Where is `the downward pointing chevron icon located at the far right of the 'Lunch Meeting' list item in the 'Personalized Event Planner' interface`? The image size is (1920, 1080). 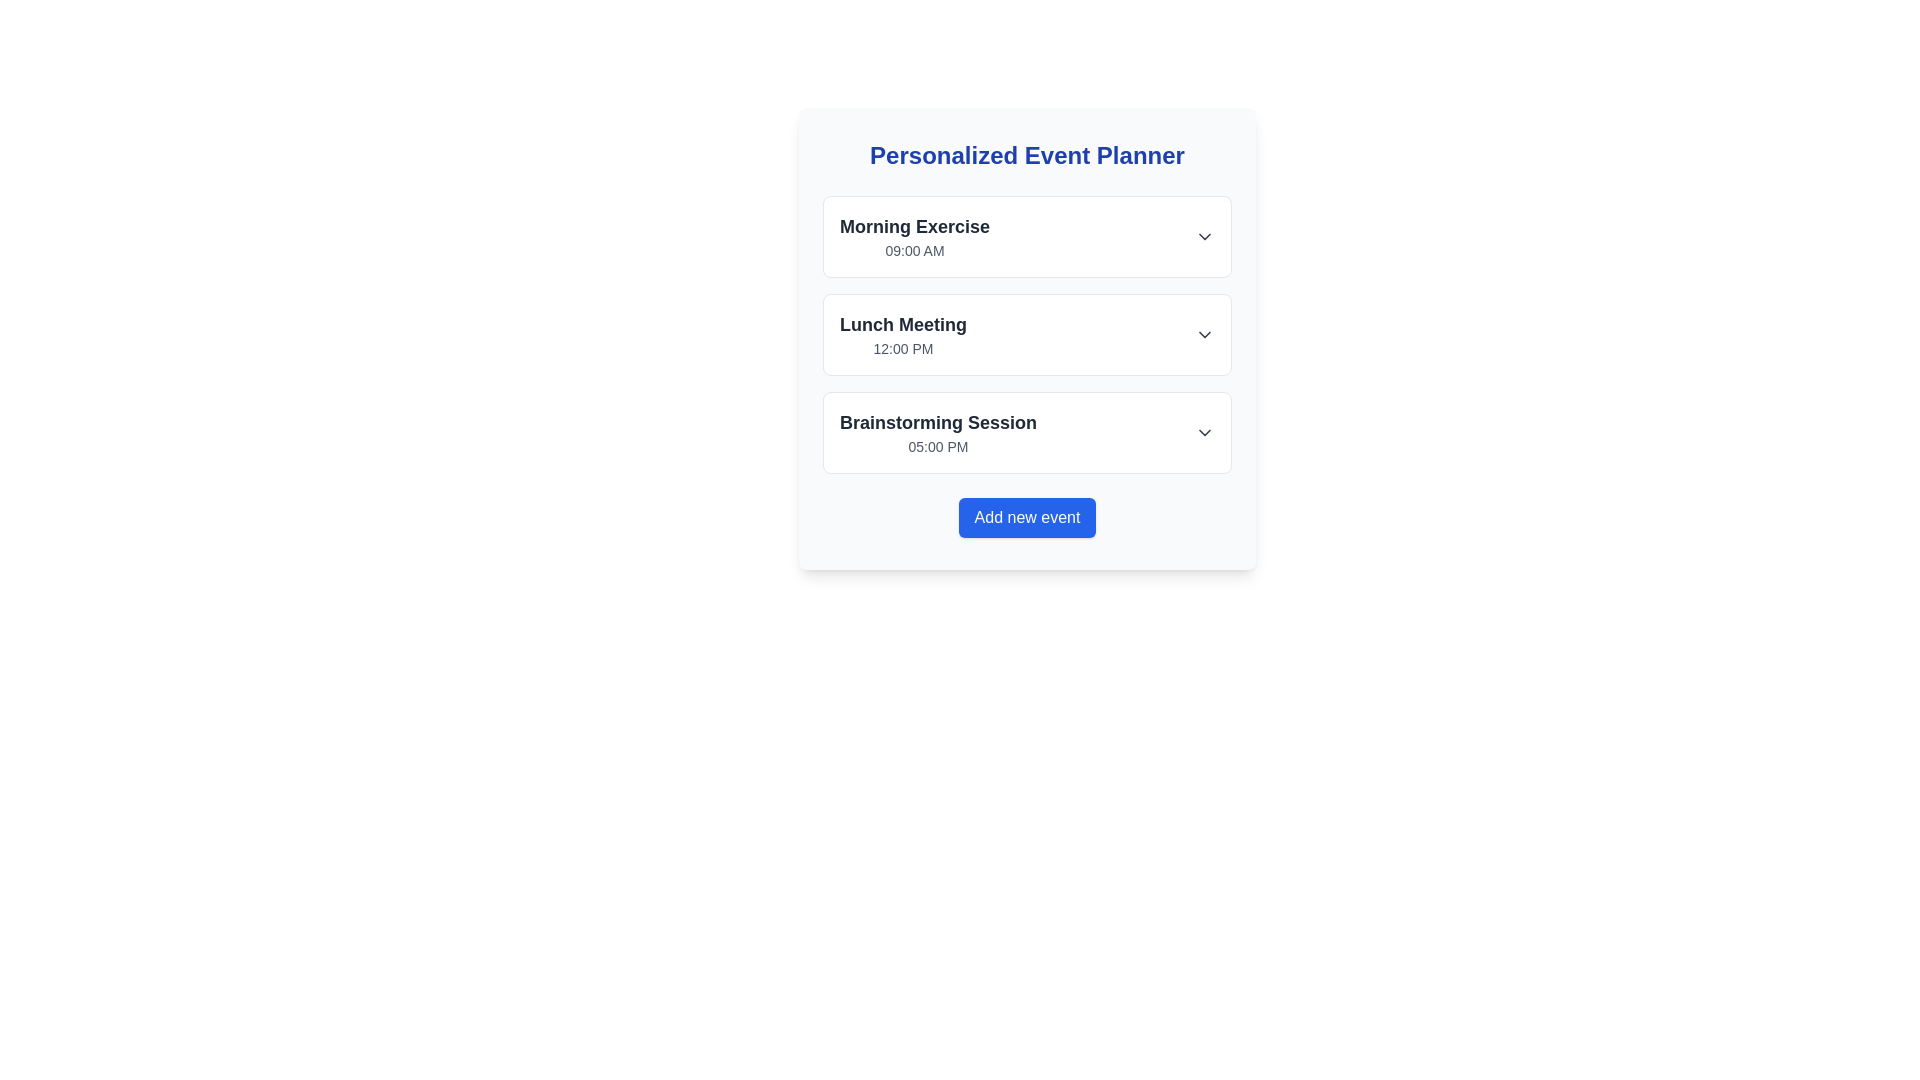 the downward pointing chevron icon located at the far right of the 'Lunch Meeting' list item in the 'Personalized Event Planner' interface is located at coordinates (1203, 334).